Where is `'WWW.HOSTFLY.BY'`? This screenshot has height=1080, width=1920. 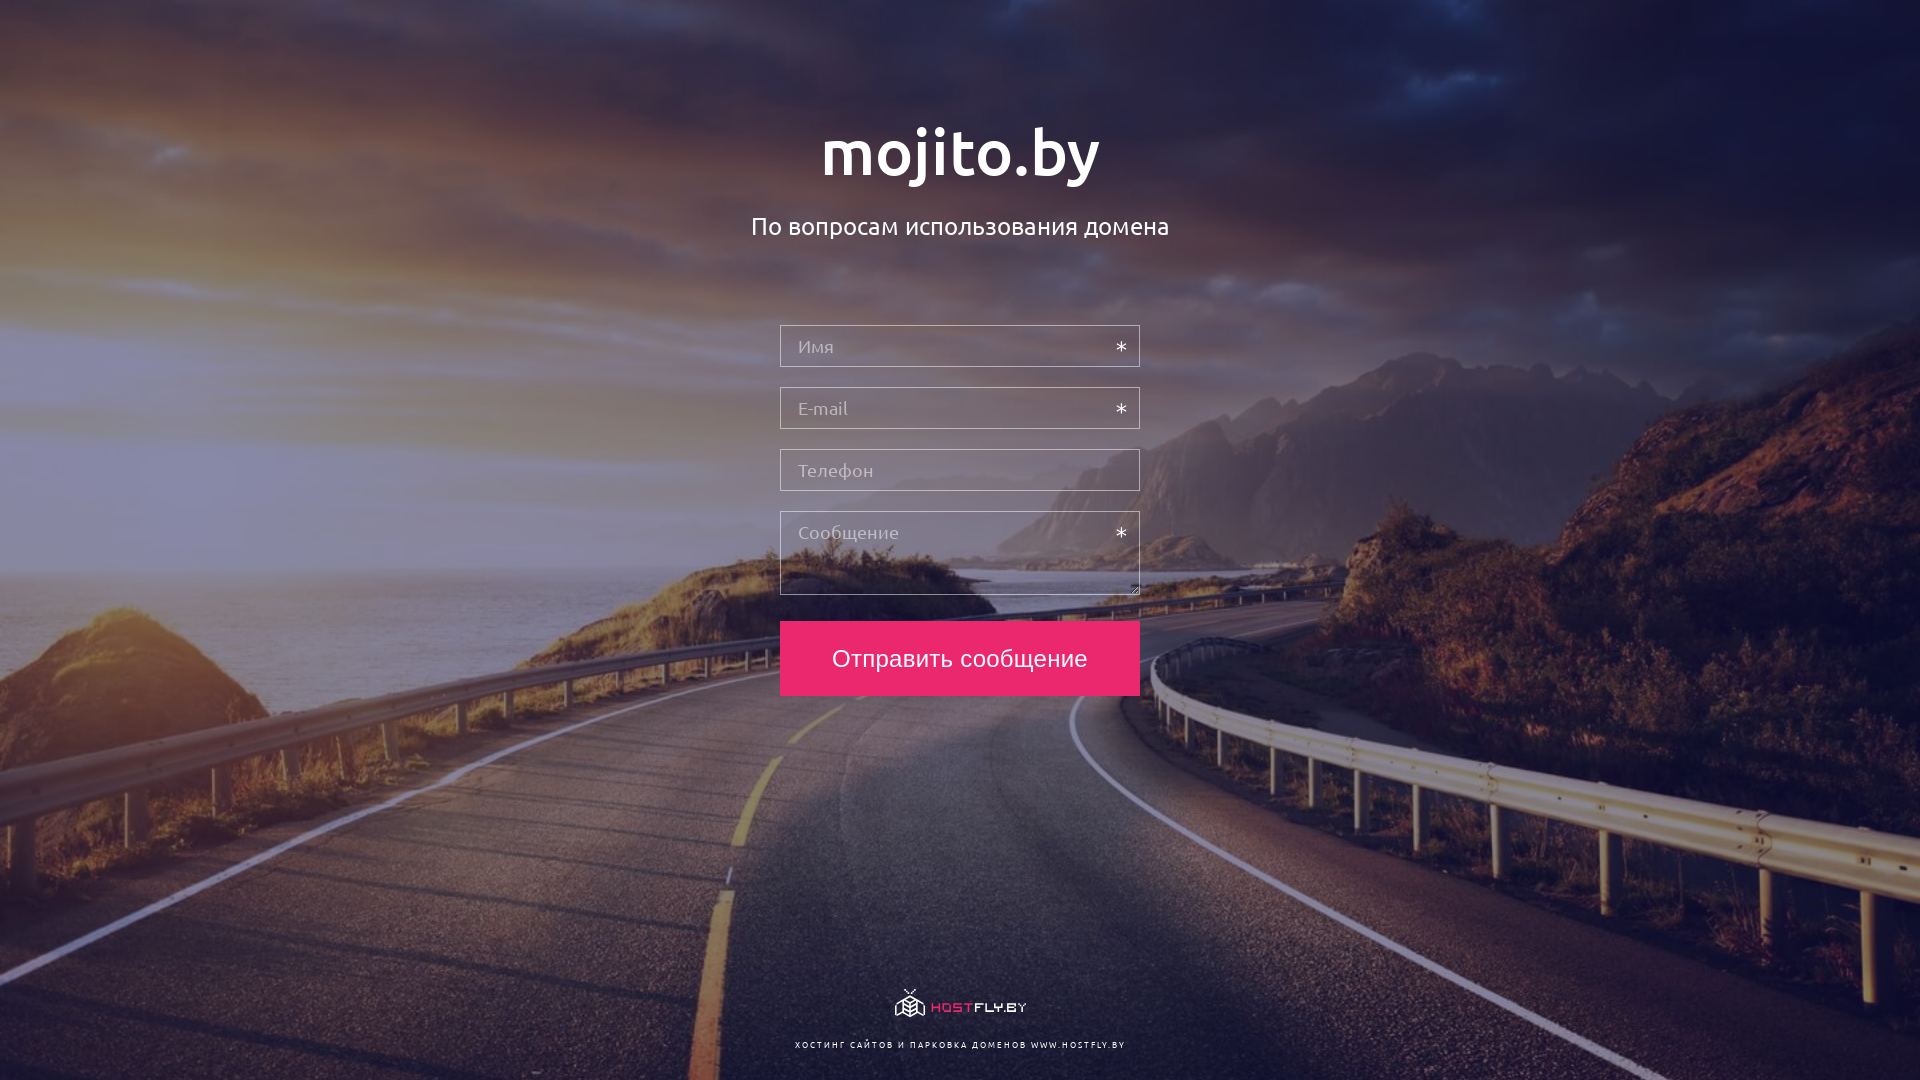
'WWW.HOSTFLY.BY' is located at coordinates (1076, 1043).